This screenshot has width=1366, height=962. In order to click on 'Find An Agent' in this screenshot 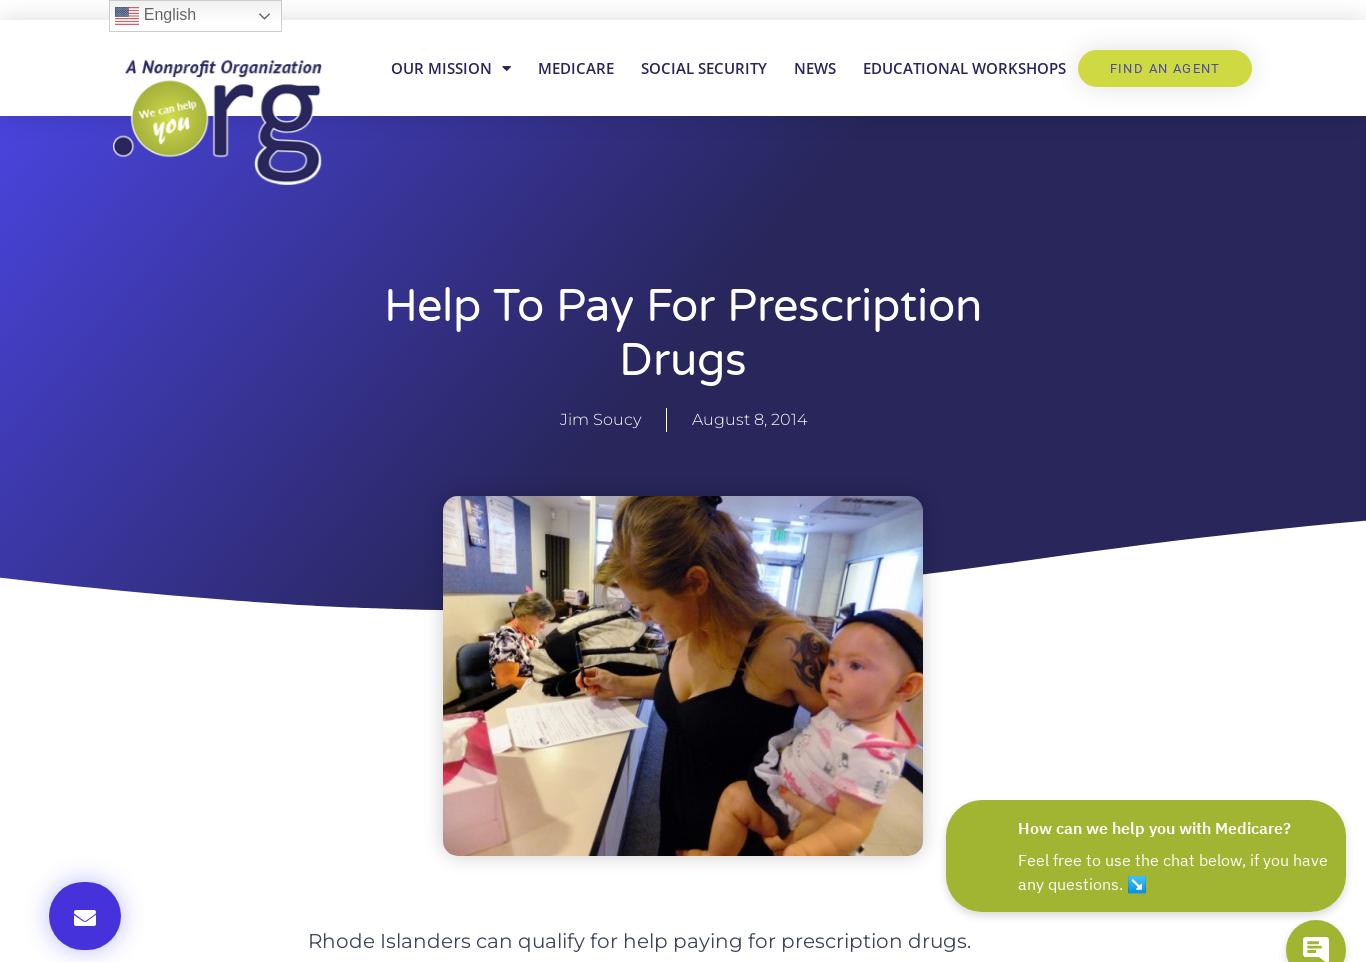, I will do `click(1108, 67)`.